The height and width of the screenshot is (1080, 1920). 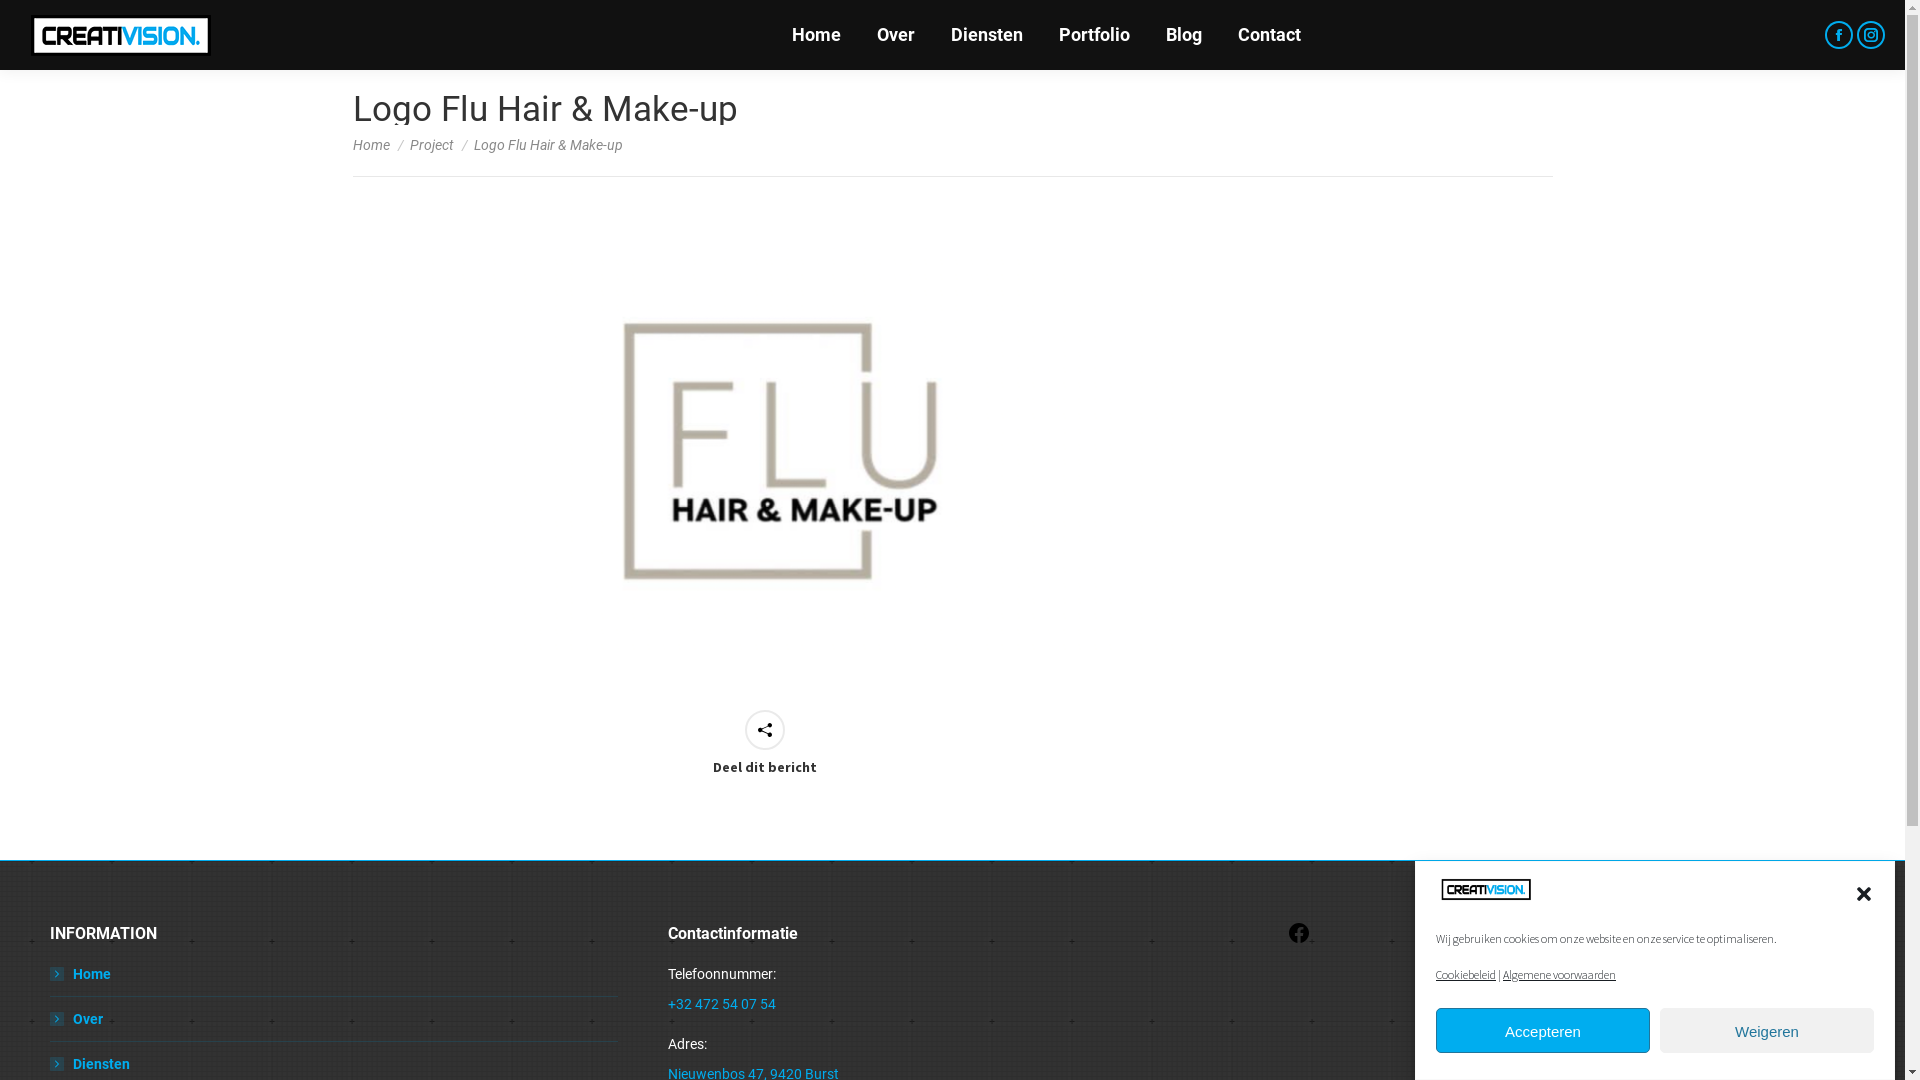 I want to click on 'Over', so click(x=893, y=34).